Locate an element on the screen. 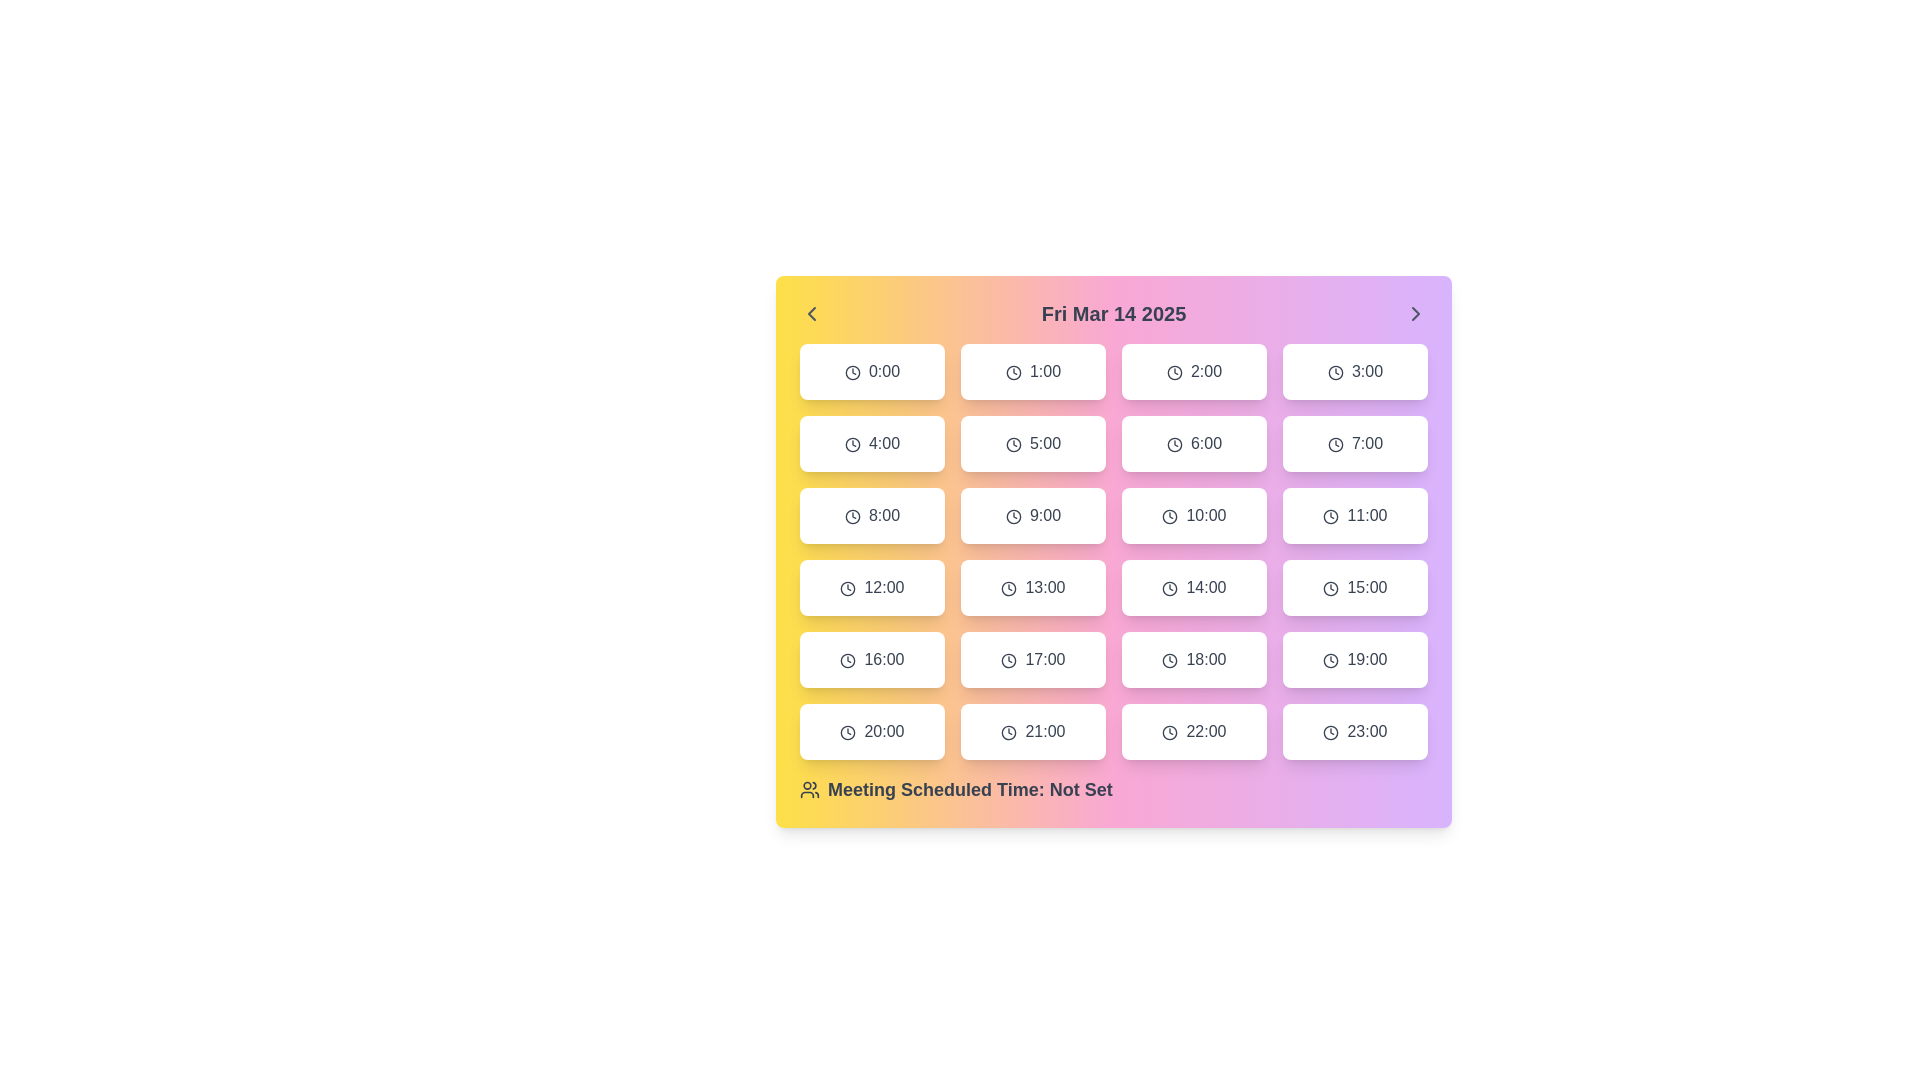 The image size is (1920, 1080). the decorative circular outline that represents the clock icon located before the '13:00' button is located at coordinates (1009, 587).